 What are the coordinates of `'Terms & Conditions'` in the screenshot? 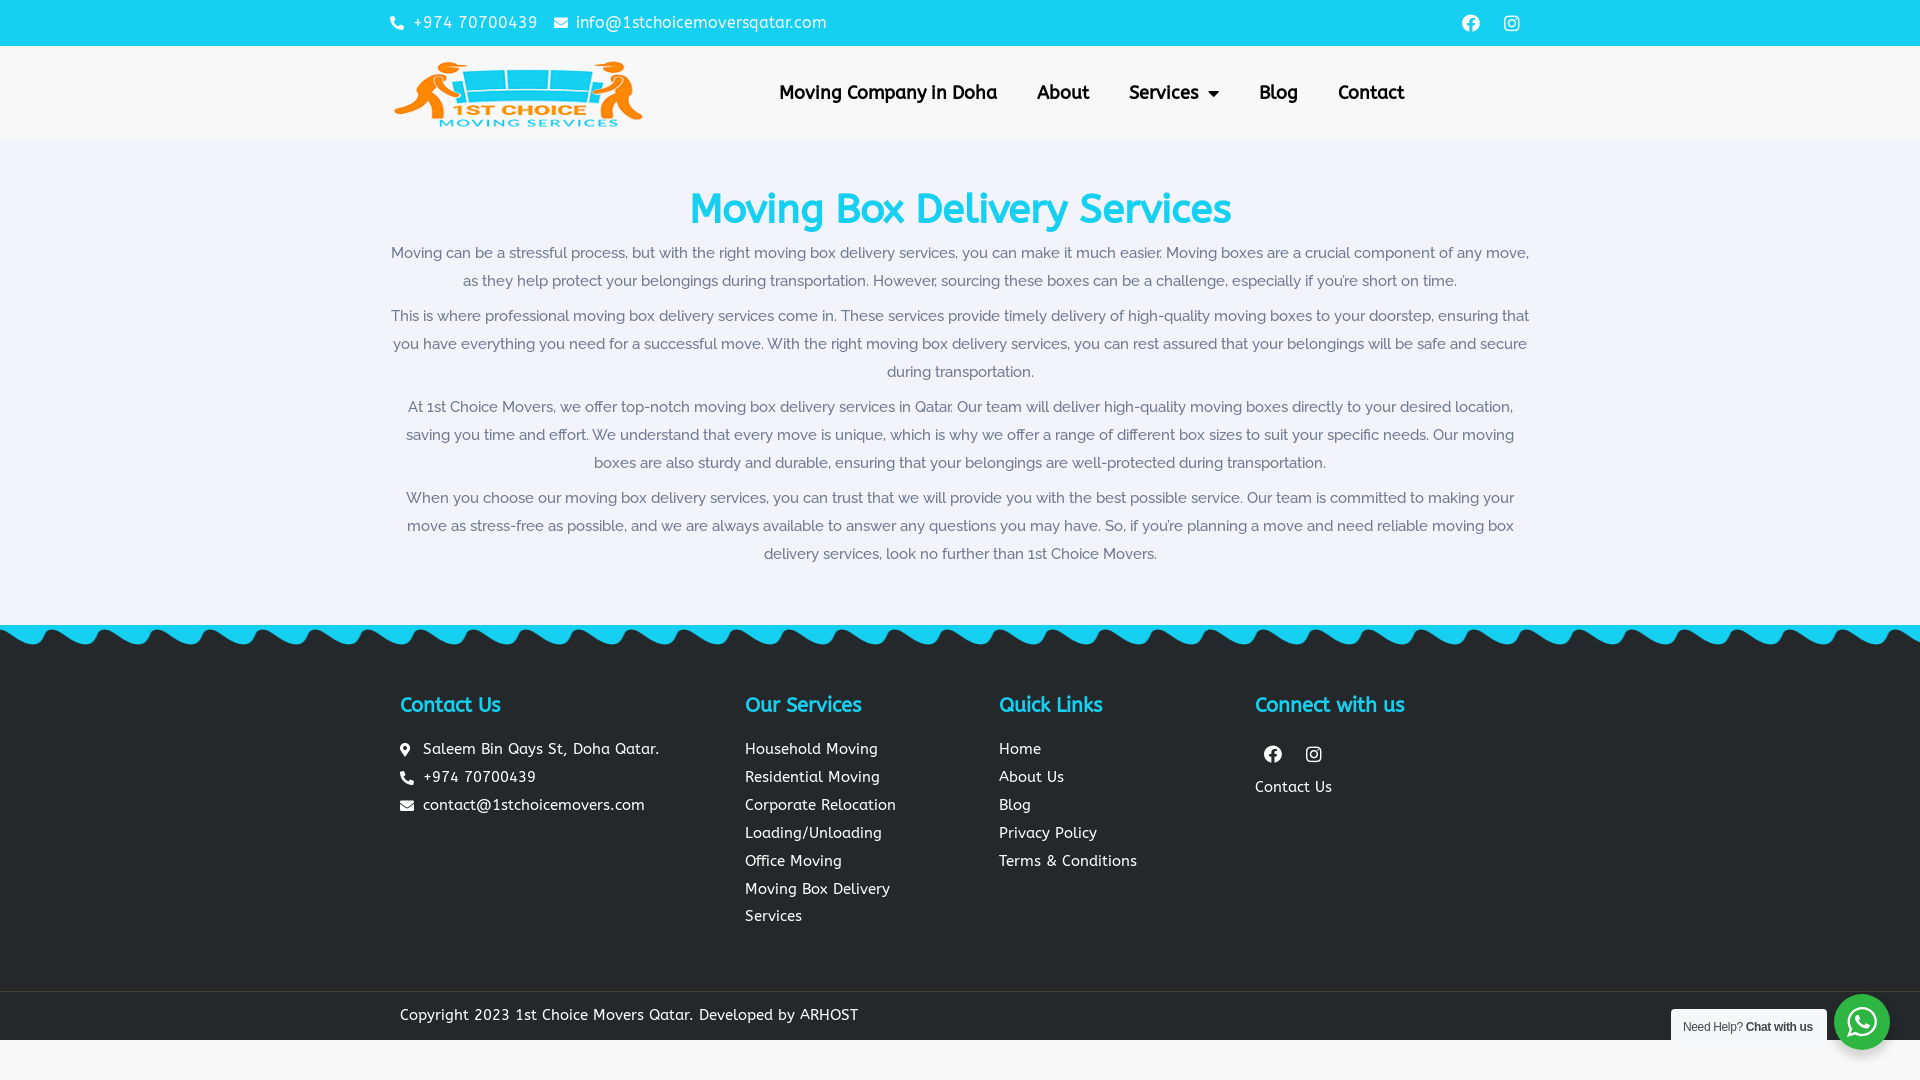 It's located at (1116, 860).